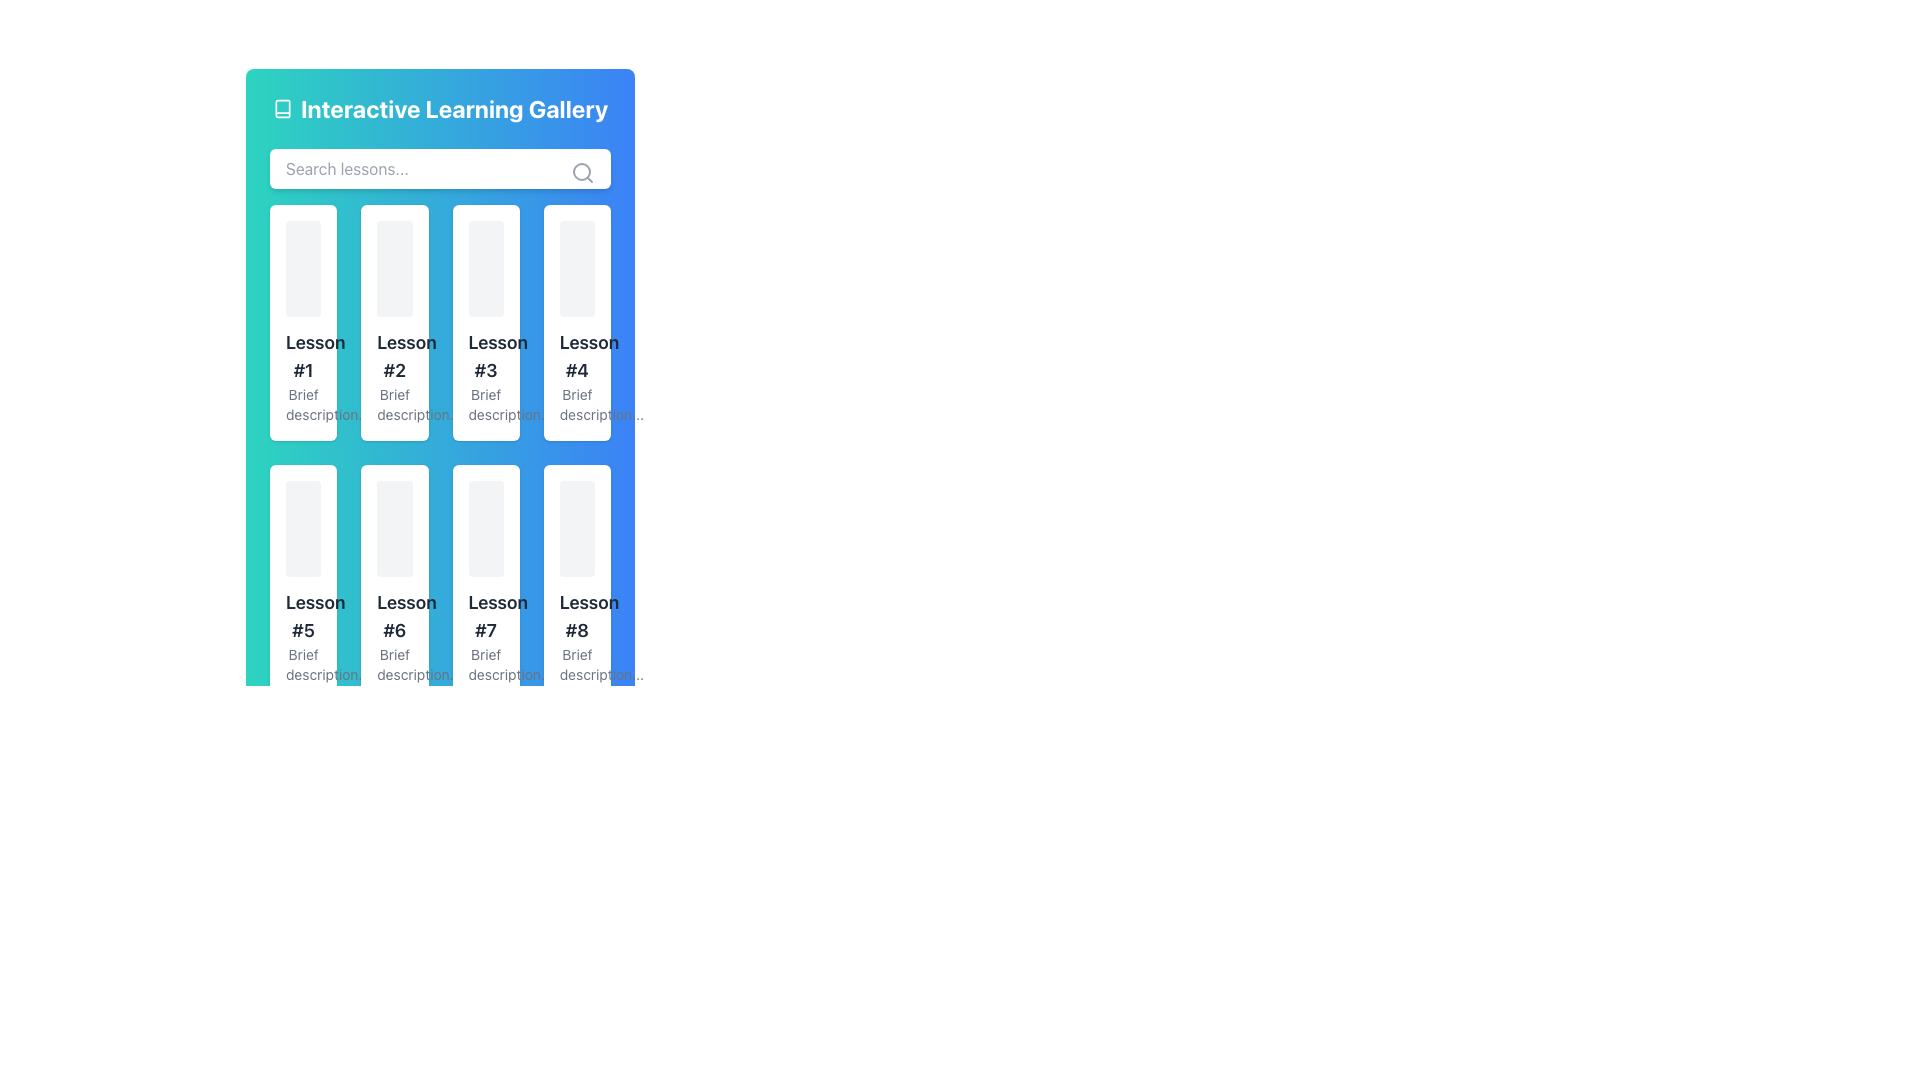 The width and height of the screenshot is (1920, 1080). I want to click on text displayed by the descriptive snippet label located below the title 'Lesson #8' in the lesson card, so click(576, 664).